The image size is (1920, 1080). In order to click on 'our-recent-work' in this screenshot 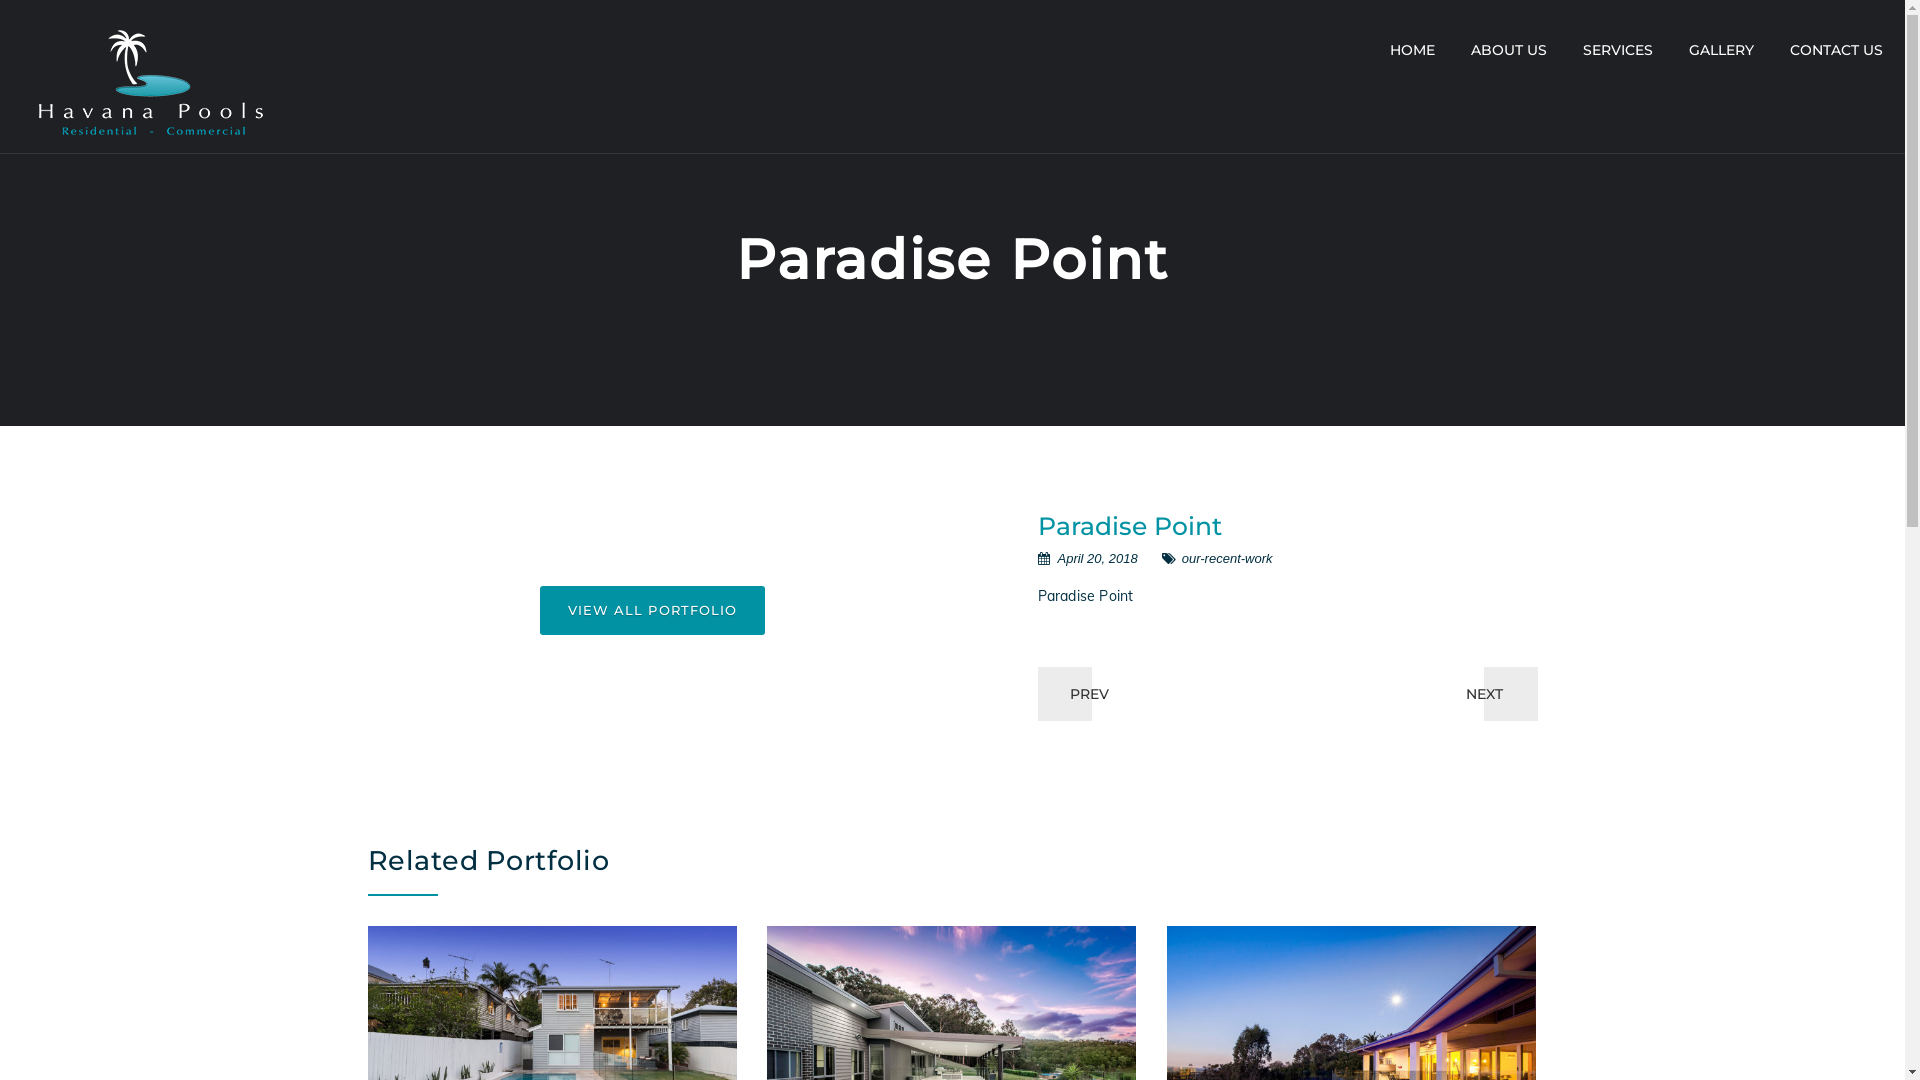, I will do `click(1181, 558)`.